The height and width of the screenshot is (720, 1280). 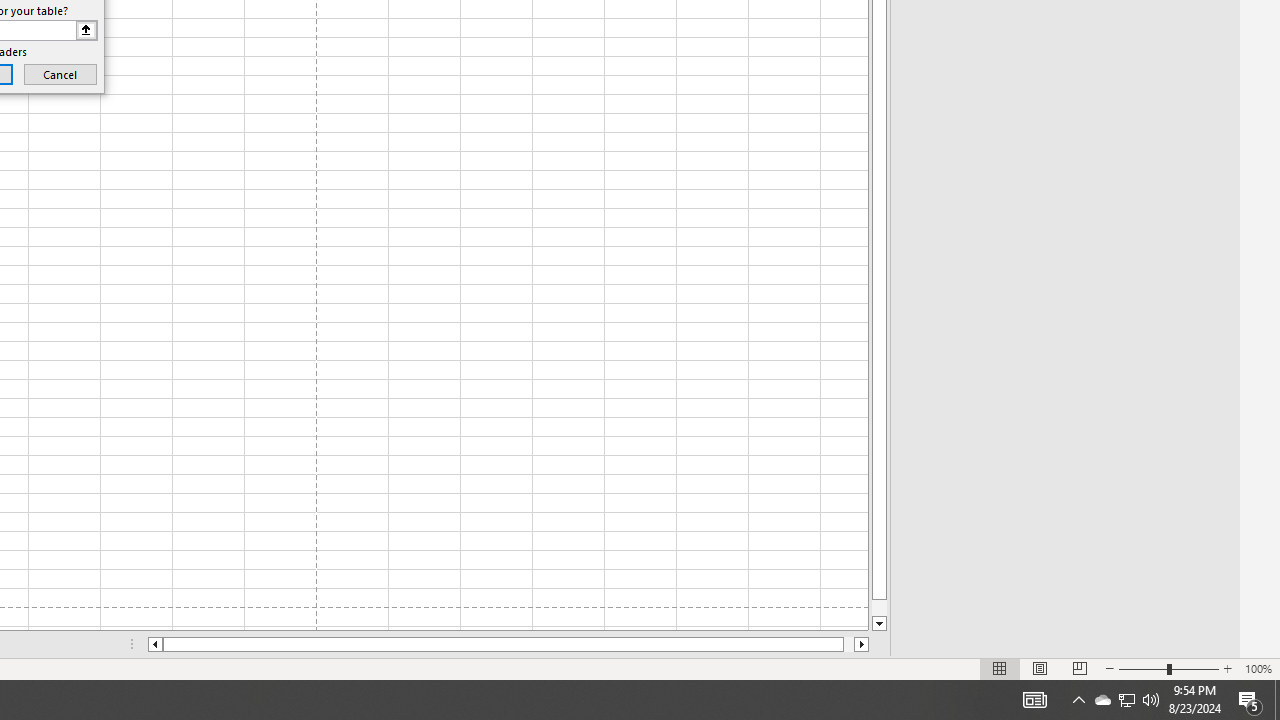 What do you see at coordinates (1078, 669) in the screenshot?
I see `'Page Break Preview'` at bounding box center [1078, 669].